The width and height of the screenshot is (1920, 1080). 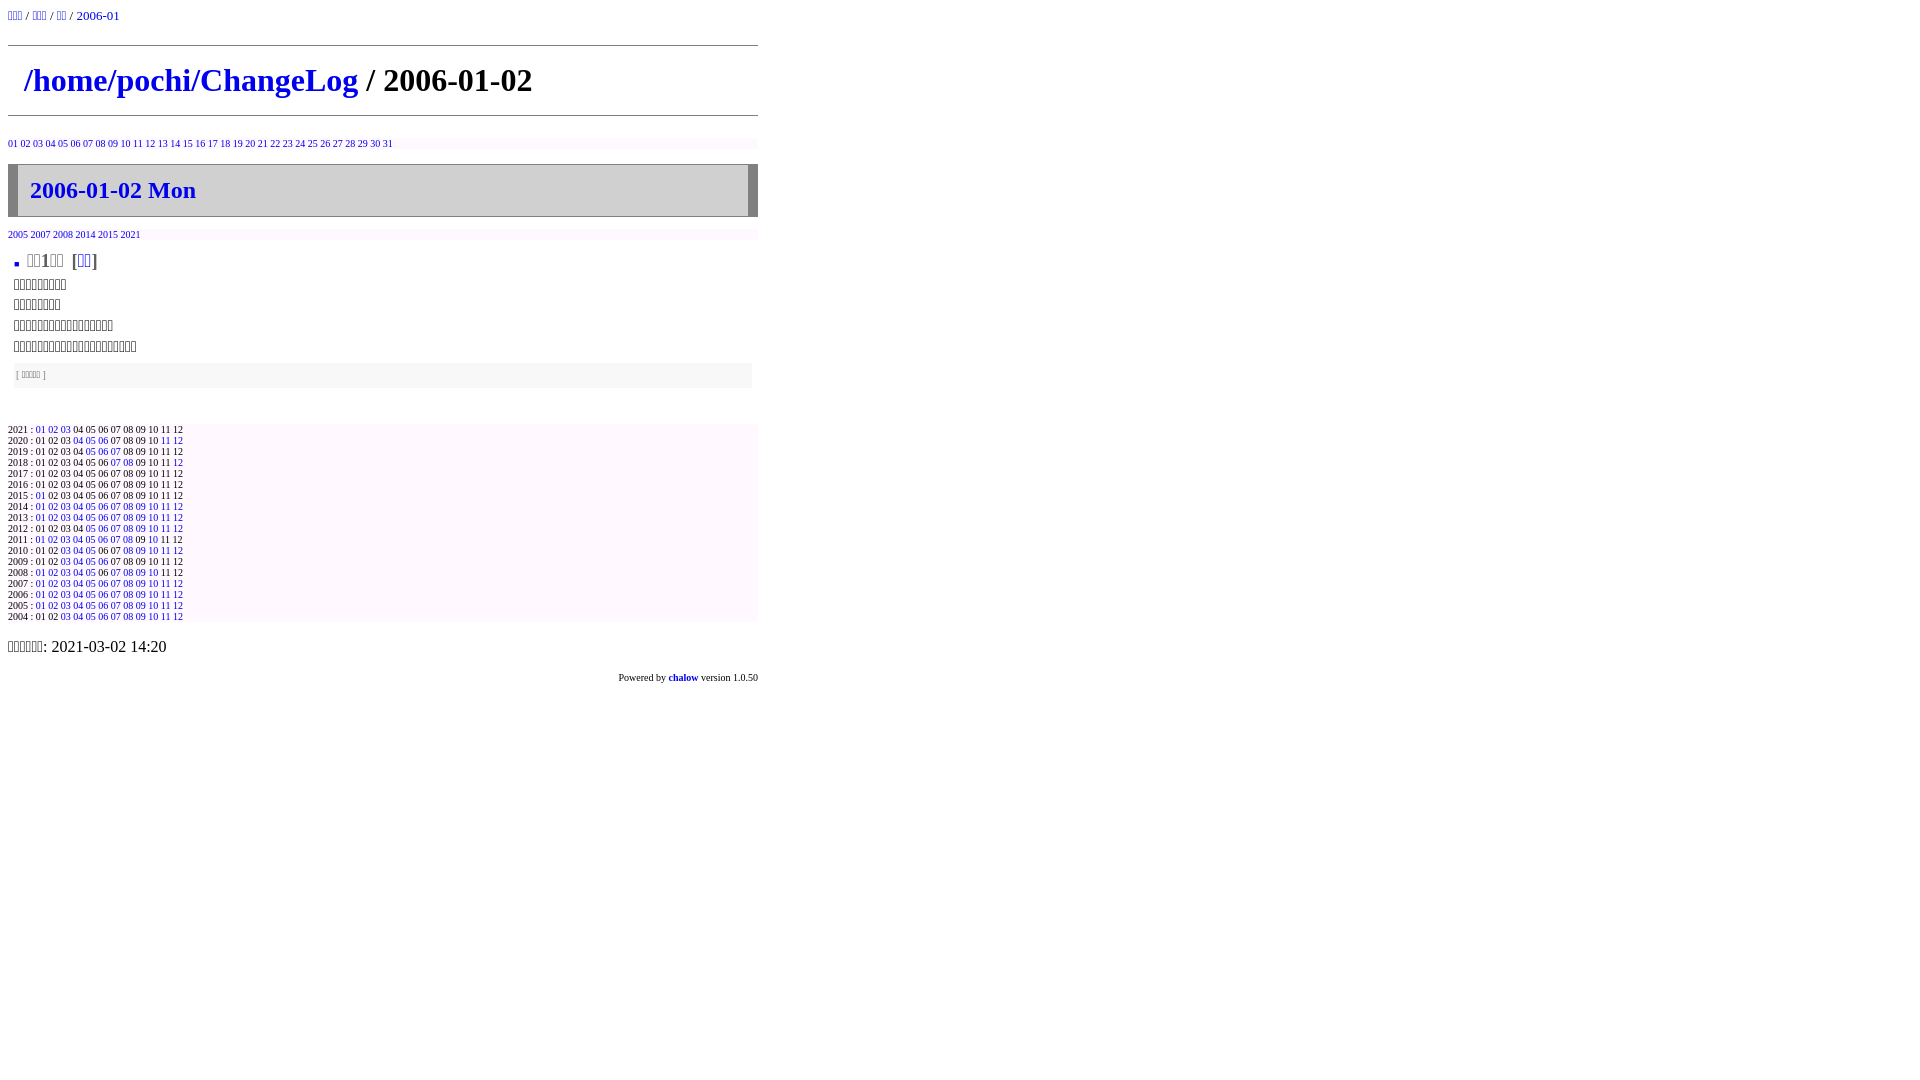 What do you see at coordinates (119, 233) in the screenshot?
I see `'2021'` at bounding box center [119, 233].